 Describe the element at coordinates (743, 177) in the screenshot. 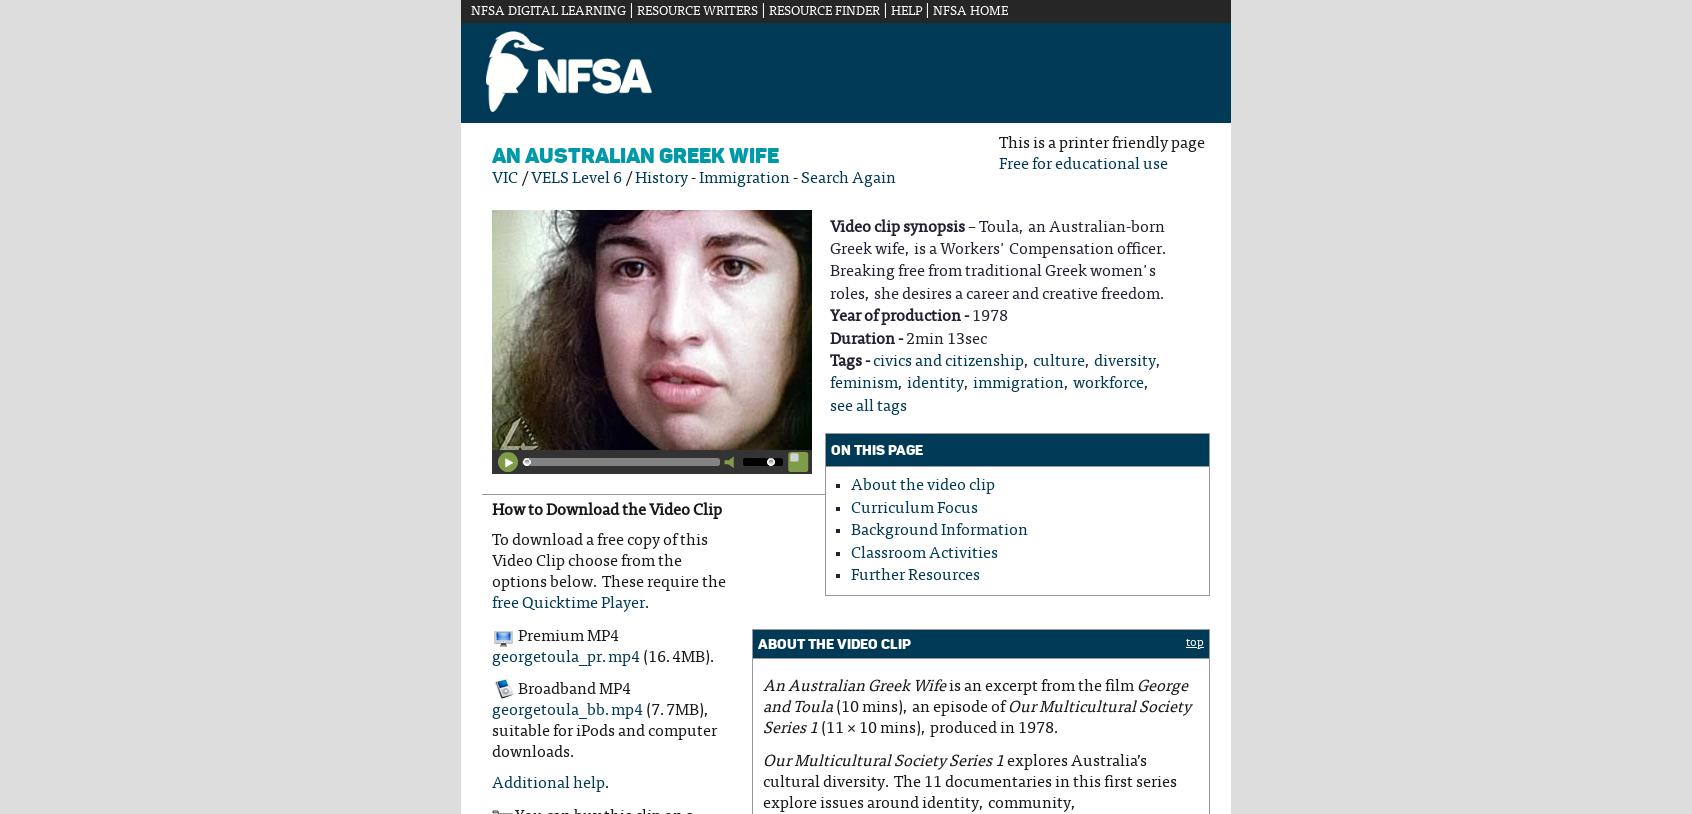

I see `'Immigration'` at that location.